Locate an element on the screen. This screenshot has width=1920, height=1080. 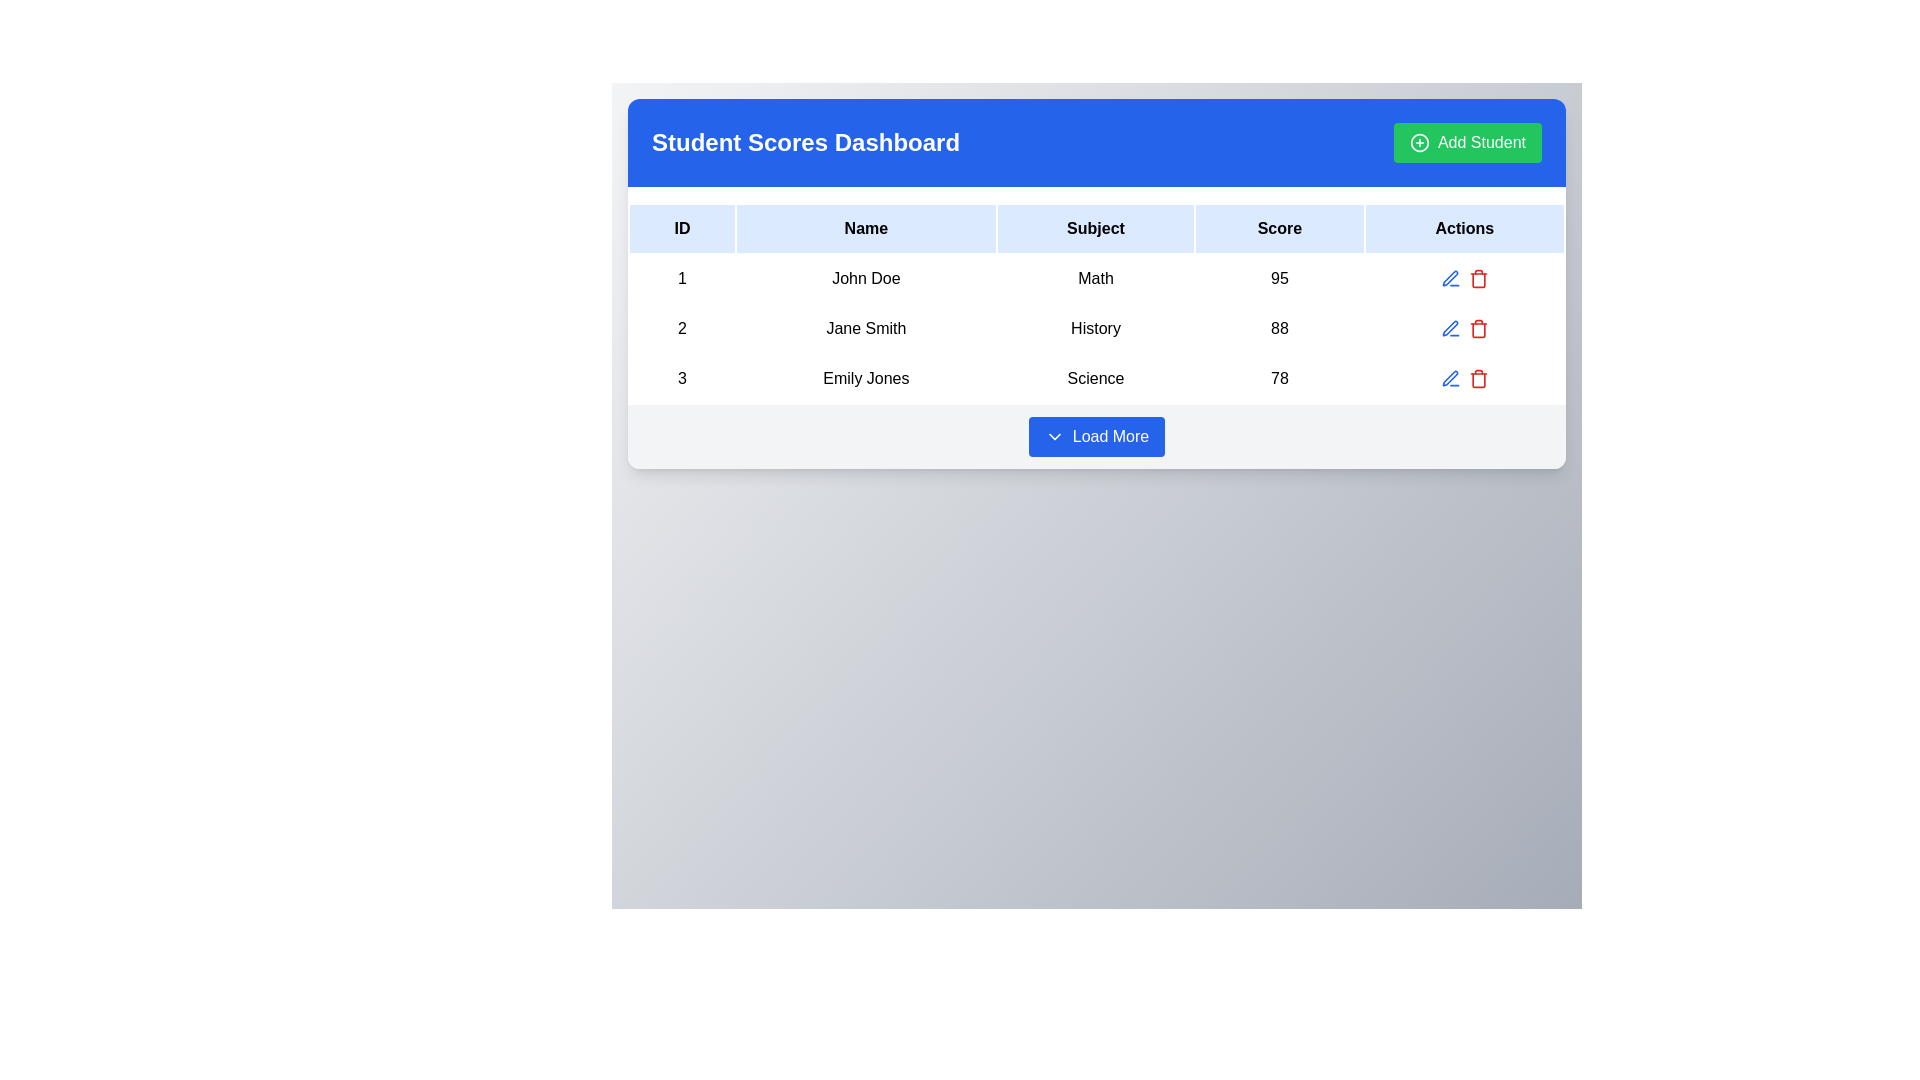
the text element in the second row, first column of the table under the 'Student Scores Dashboard' header is located at coordinates (682, 327).